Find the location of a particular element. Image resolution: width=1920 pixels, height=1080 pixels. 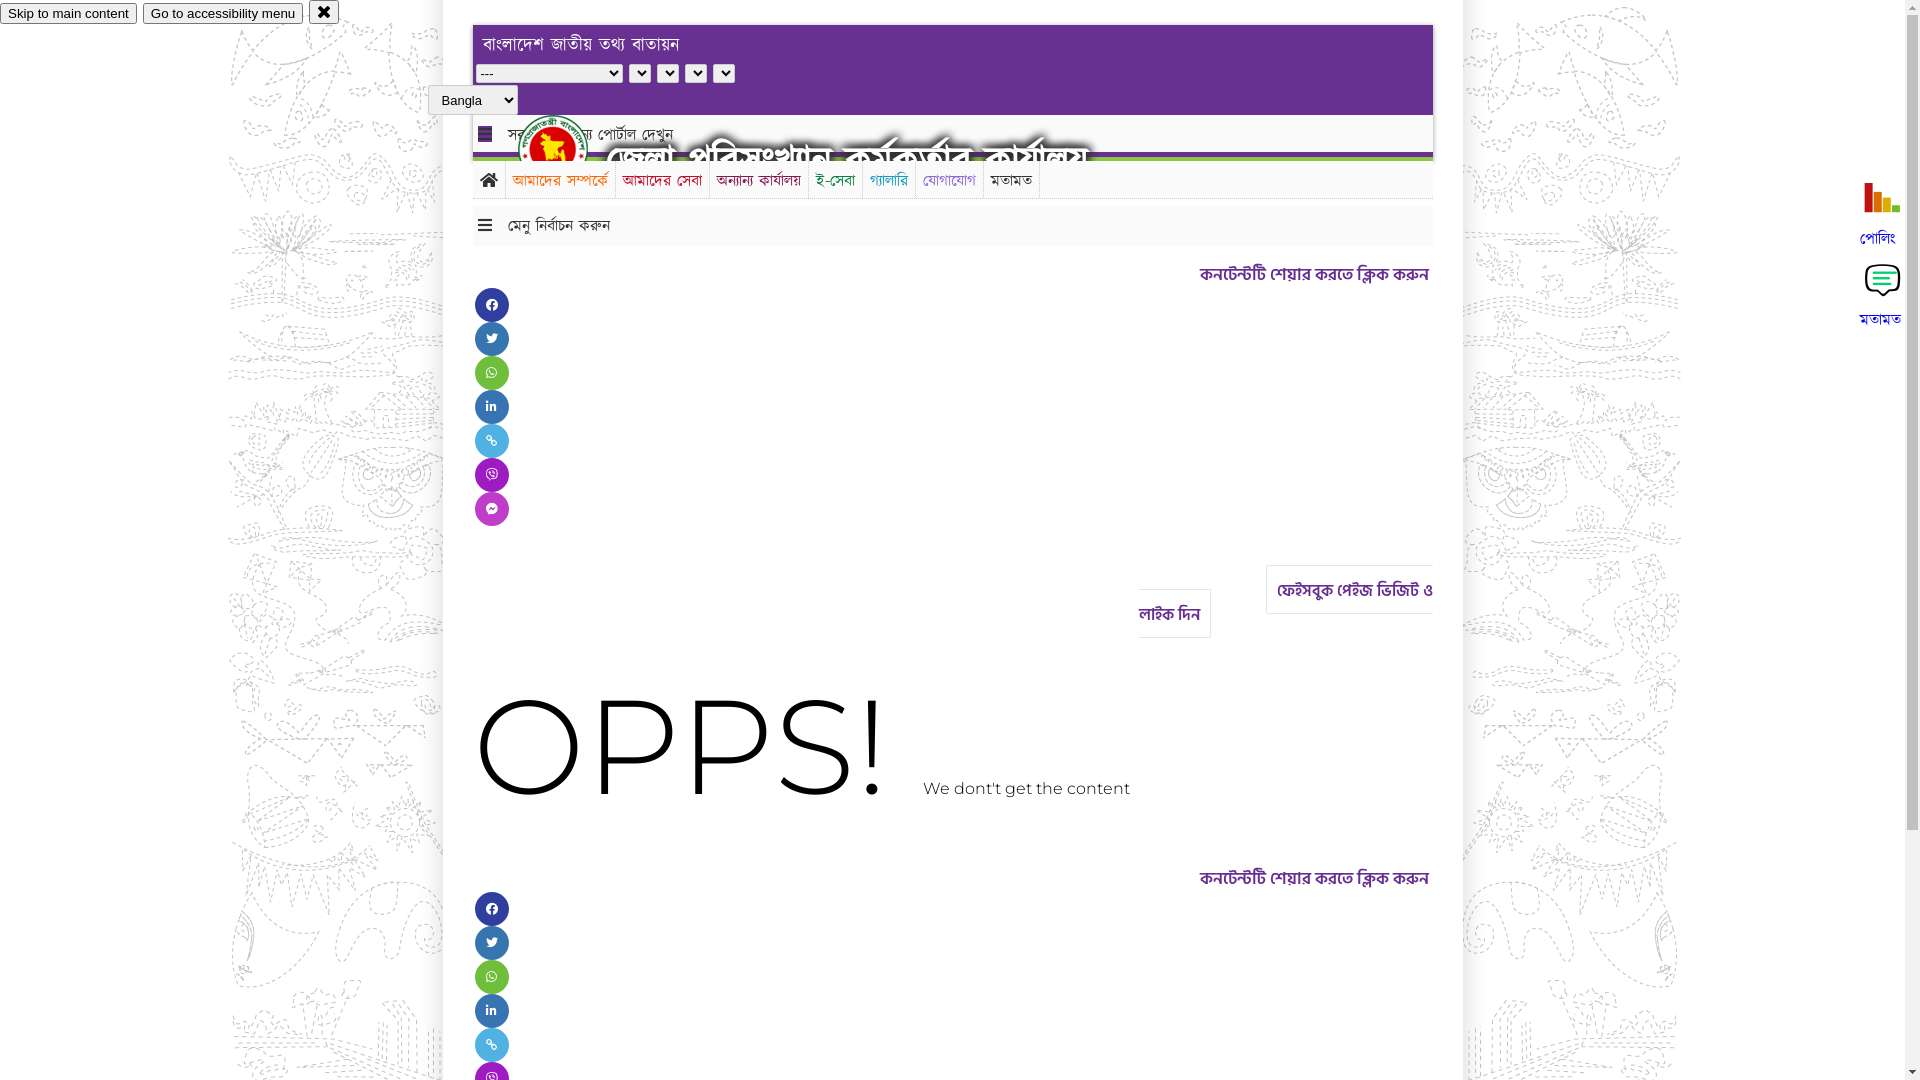

'Skip to main content' is located at coordinates (0, 13).